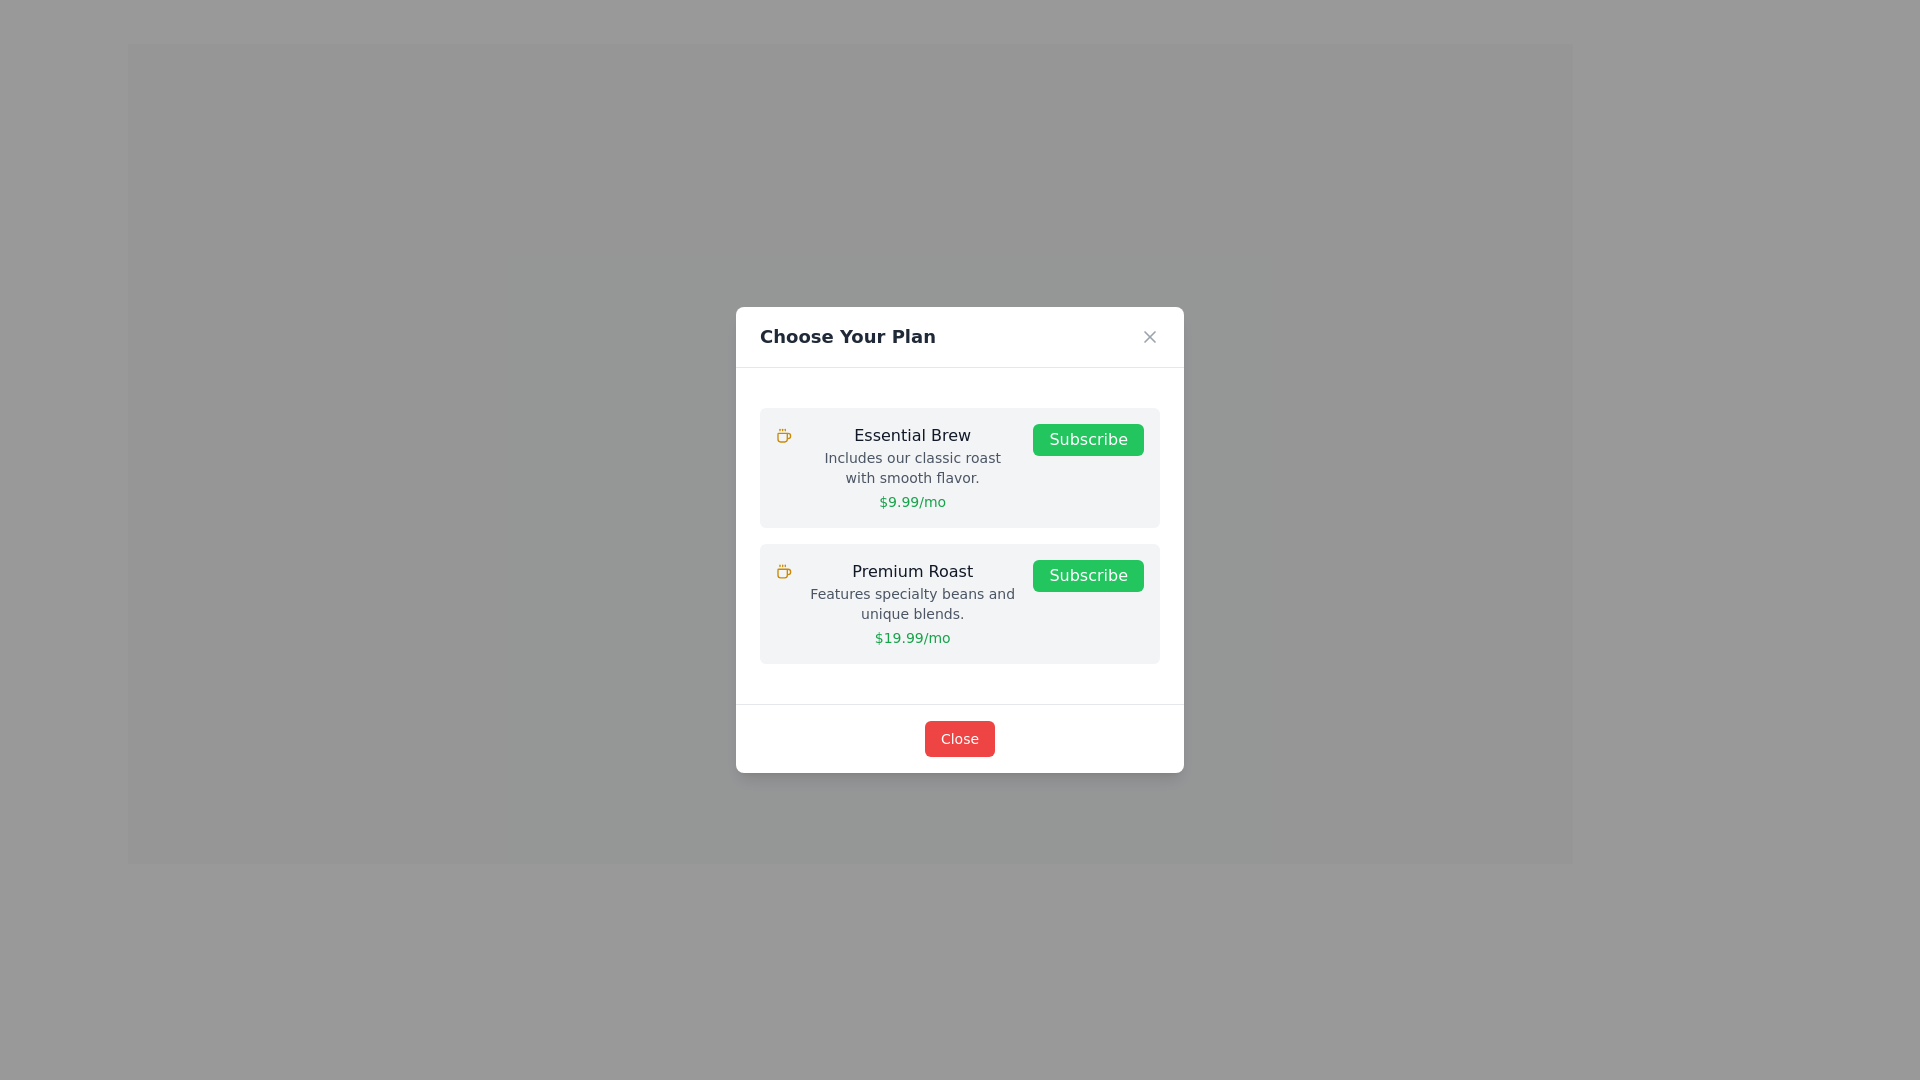 The width and height of the screenshot is (1920, 1080). I want to click on the pricing information text label located in the second subscription card (Premium Roast), which is positioned below the description about specialty beans and unique blends, so click(911, 637).